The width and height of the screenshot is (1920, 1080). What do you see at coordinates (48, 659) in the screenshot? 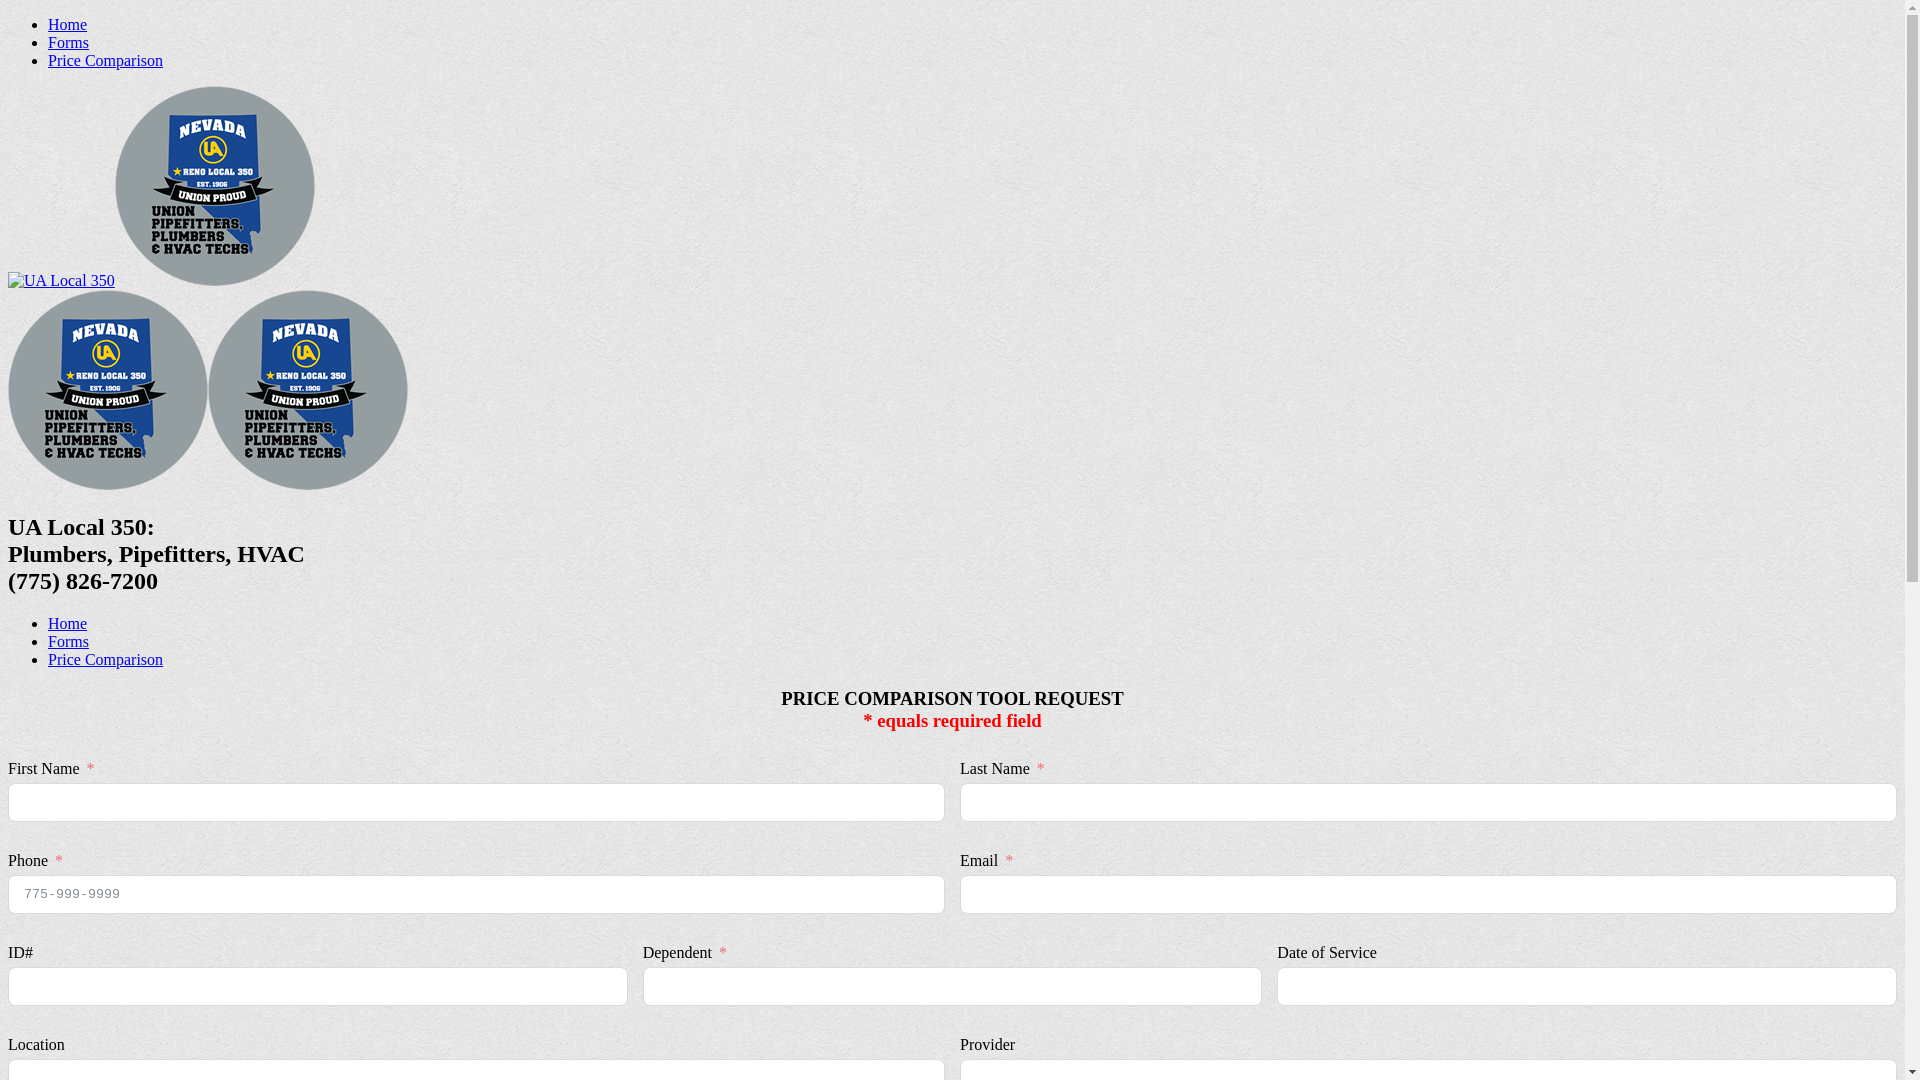
I see `'Price Comparison'` at bounding box center [48, 659].